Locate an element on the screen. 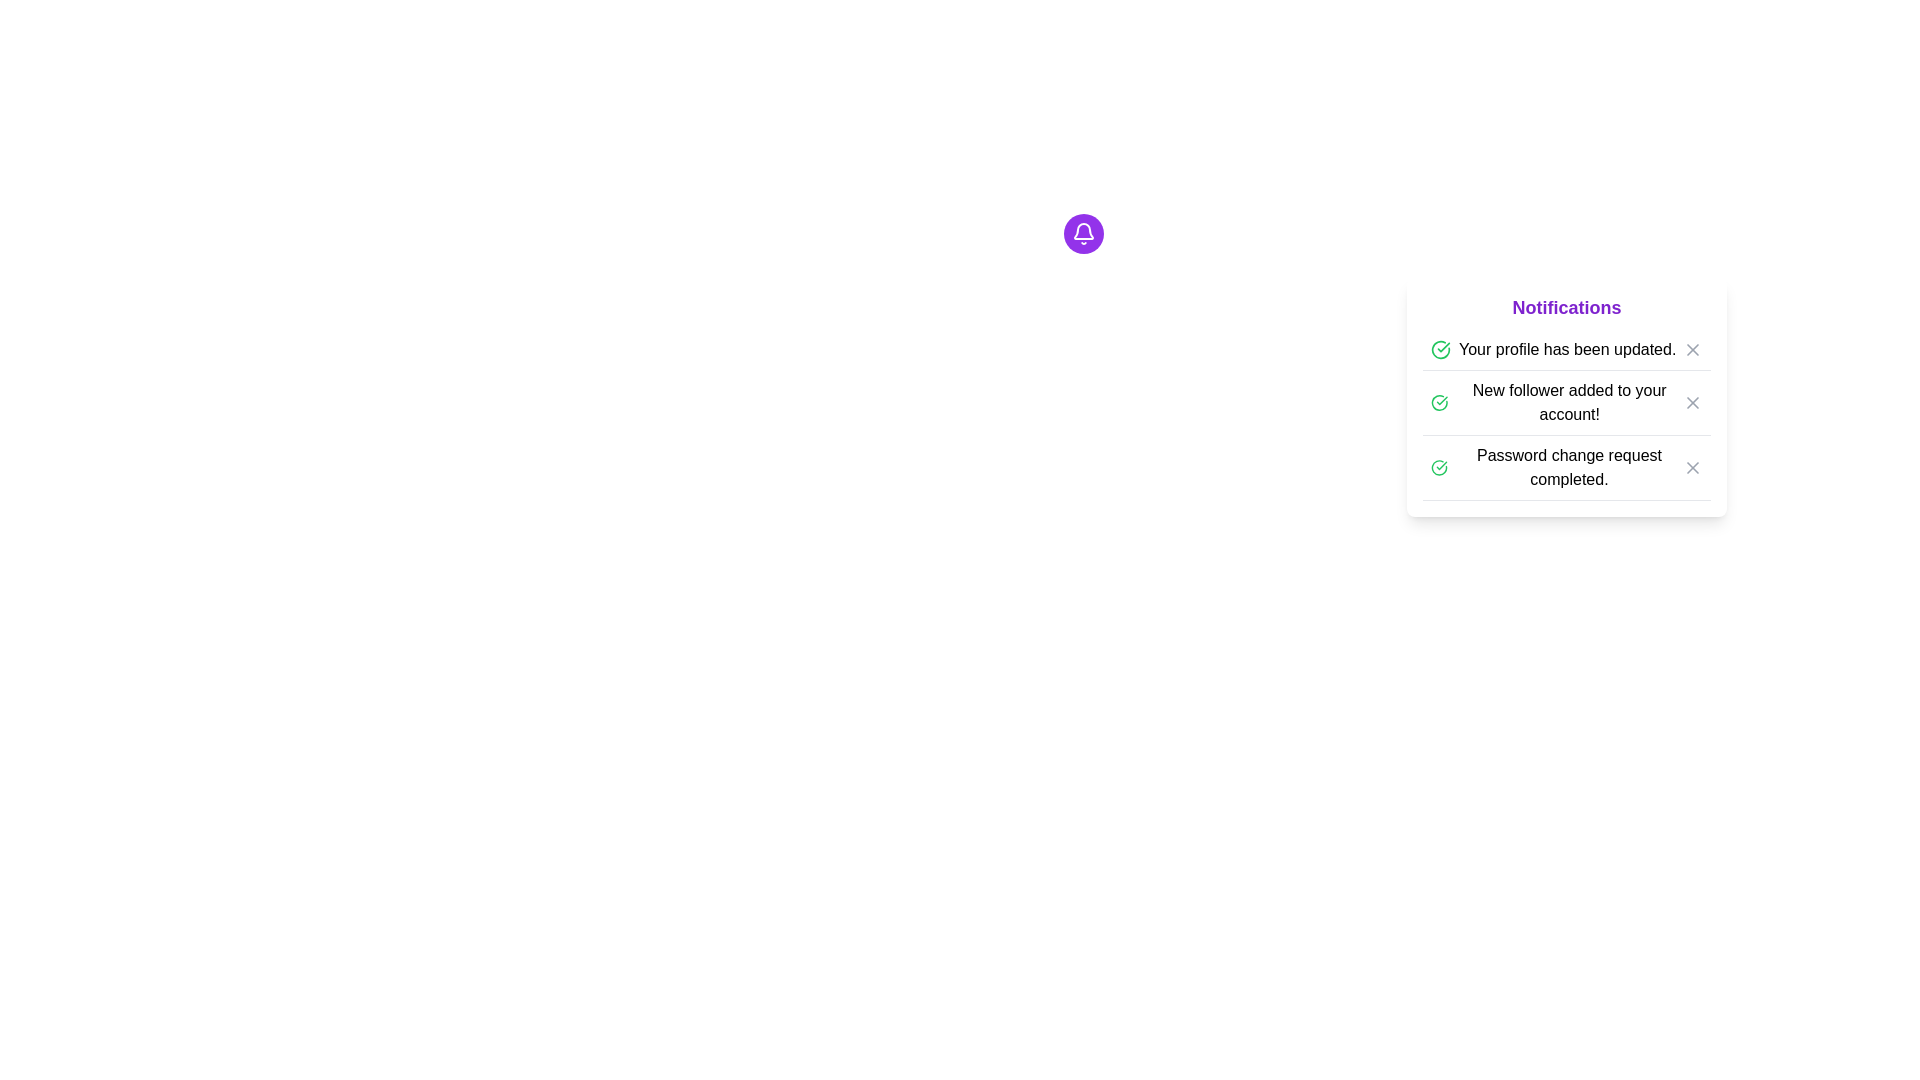  text information from the second notification message text in the notification modal that indicates a new follower was added to the user's account is located at coordinates (1568, 402).